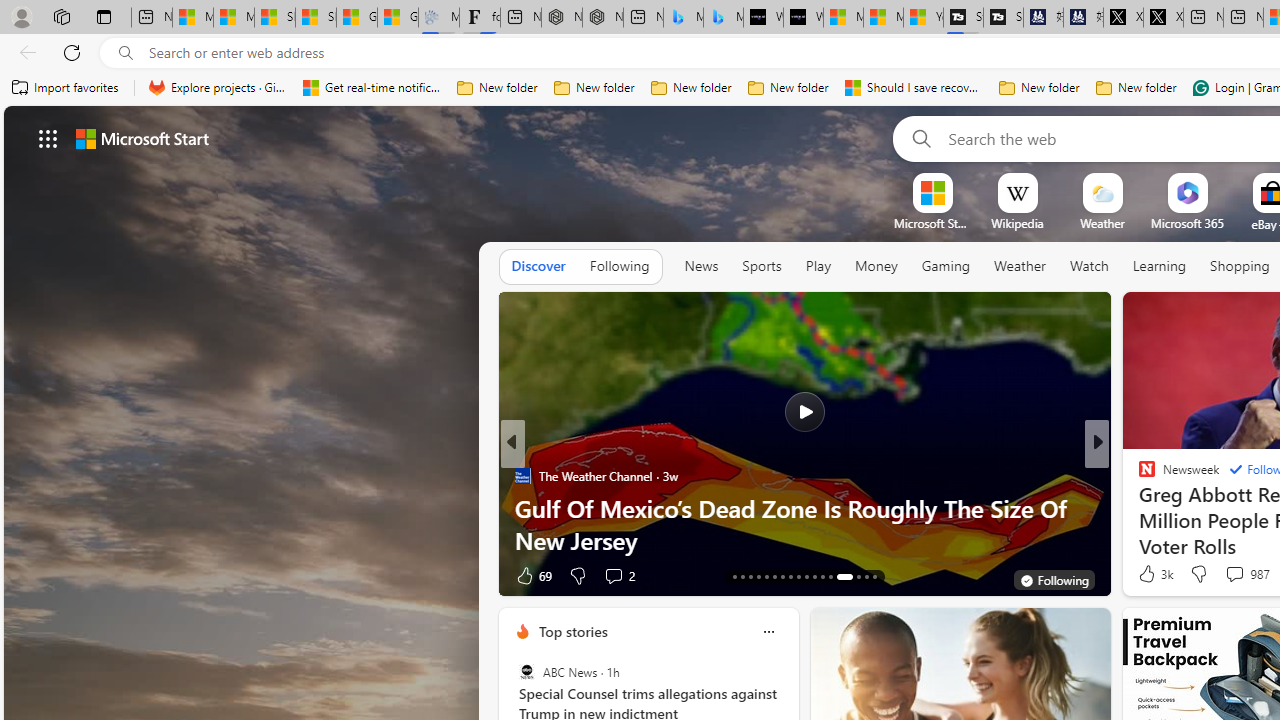  I want to click on 'News', so click(701, 265).